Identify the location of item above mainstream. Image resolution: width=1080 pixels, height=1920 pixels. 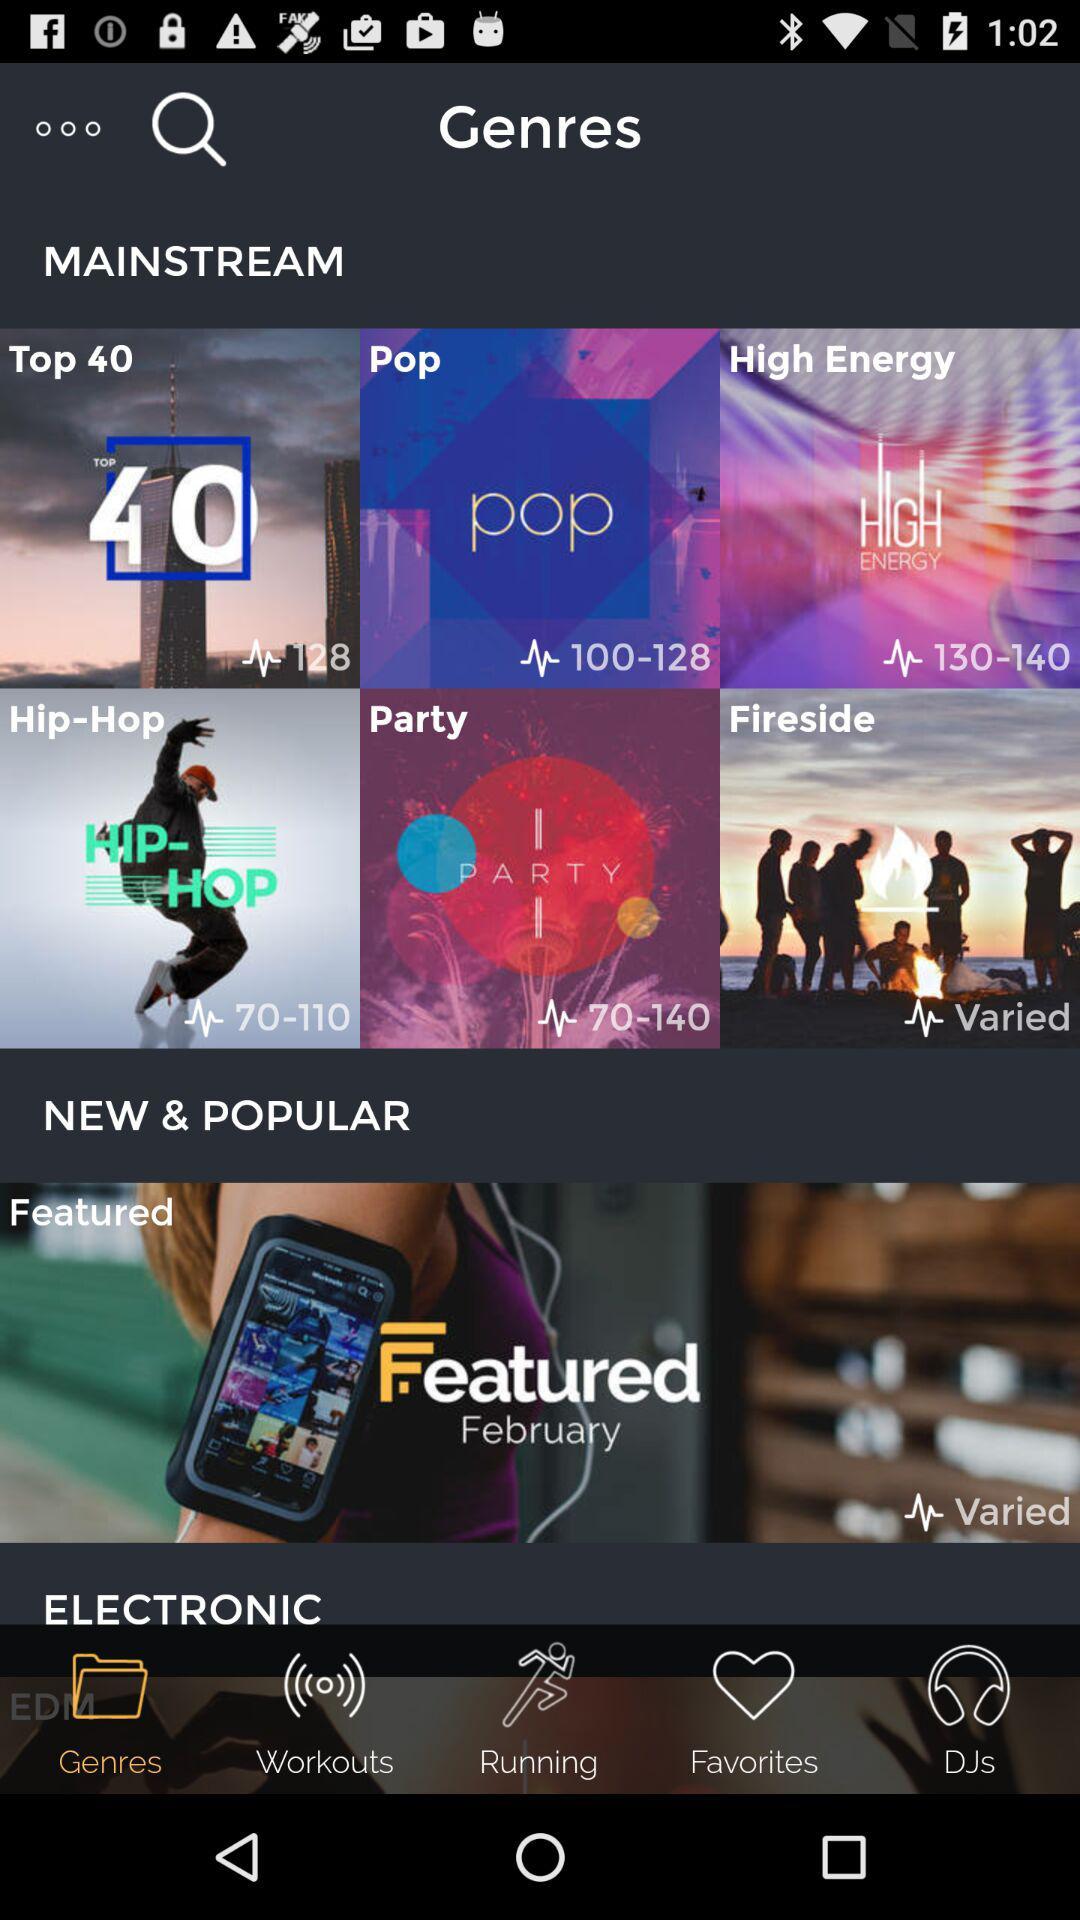
(68, 127).